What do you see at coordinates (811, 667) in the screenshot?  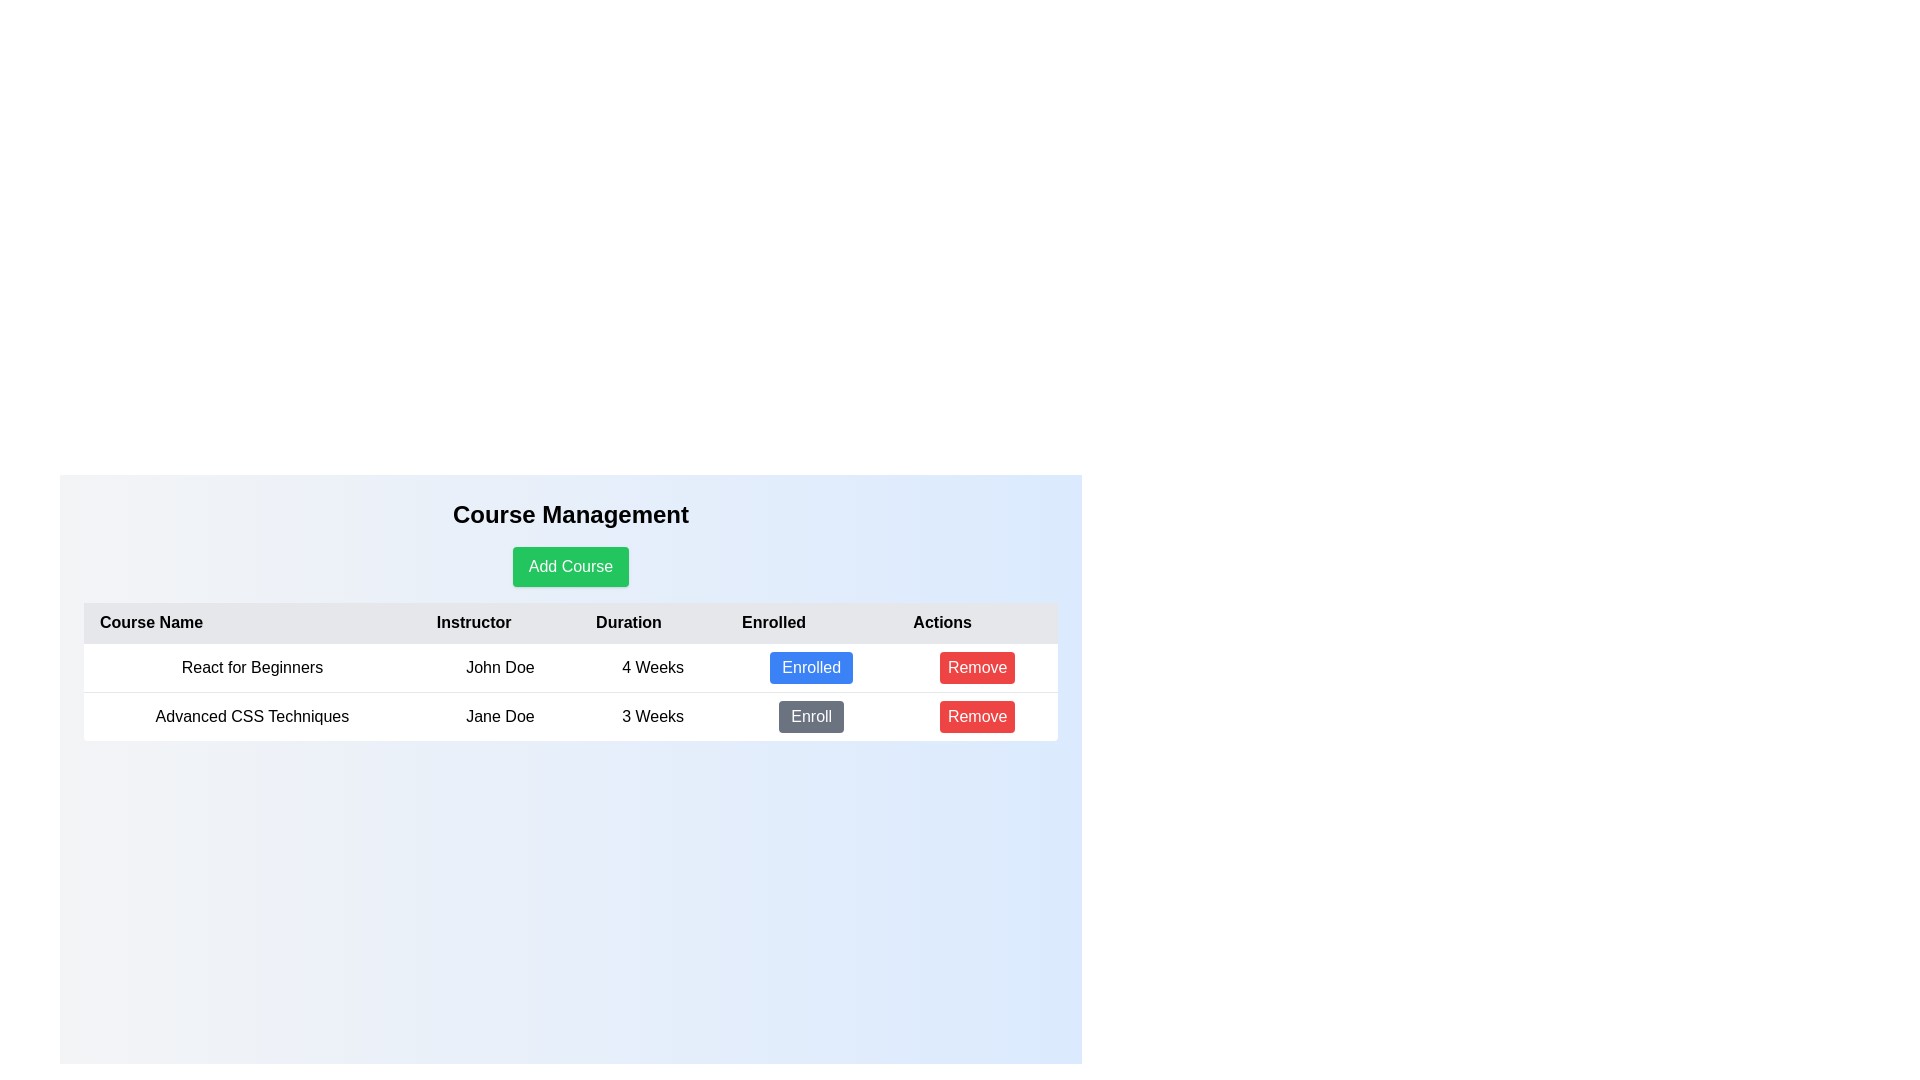 I see `the 'Enrolled' button with a blue background and white text in the first row of the table` at bounding box center [811, 667].